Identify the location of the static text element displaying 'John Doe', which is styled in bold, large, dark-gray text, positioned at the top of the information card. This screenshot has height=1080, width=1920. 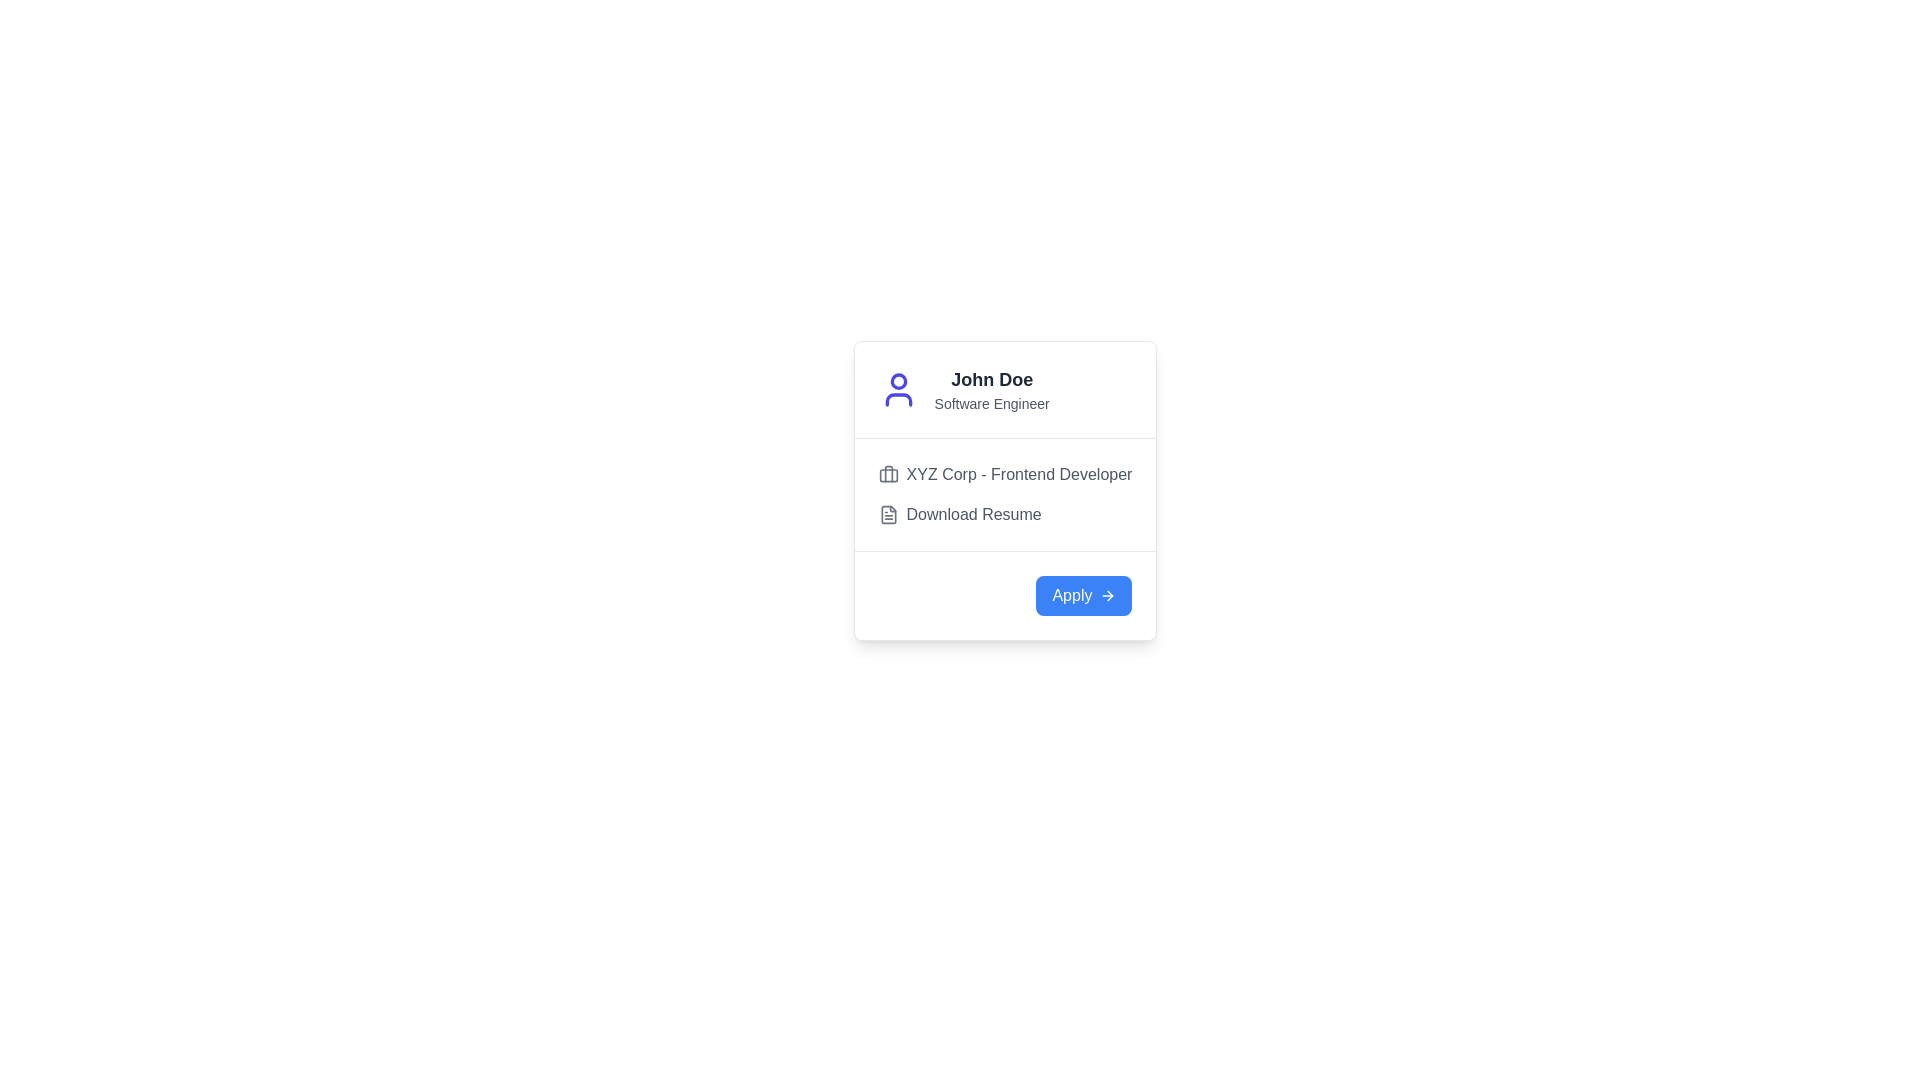
(992, 380).